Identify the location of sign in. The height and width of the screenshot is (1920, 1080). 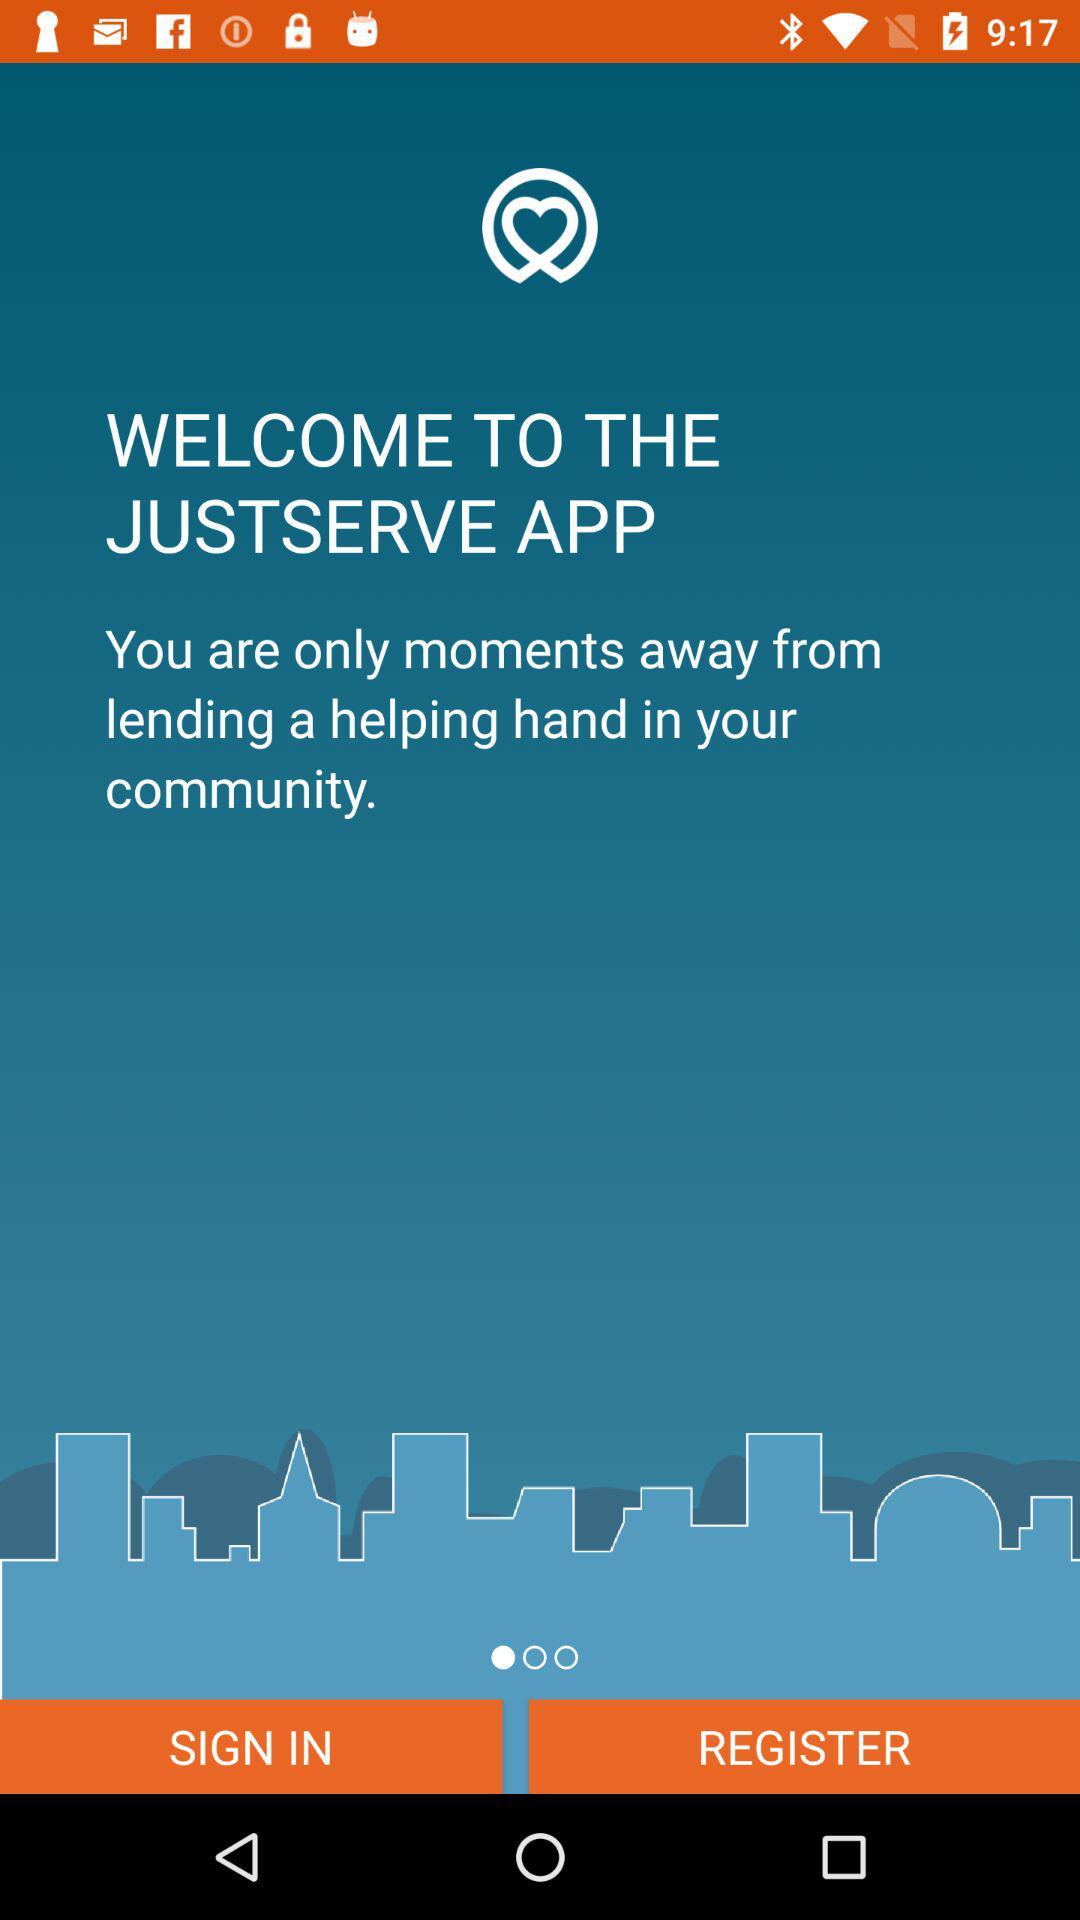
(250, 1745).